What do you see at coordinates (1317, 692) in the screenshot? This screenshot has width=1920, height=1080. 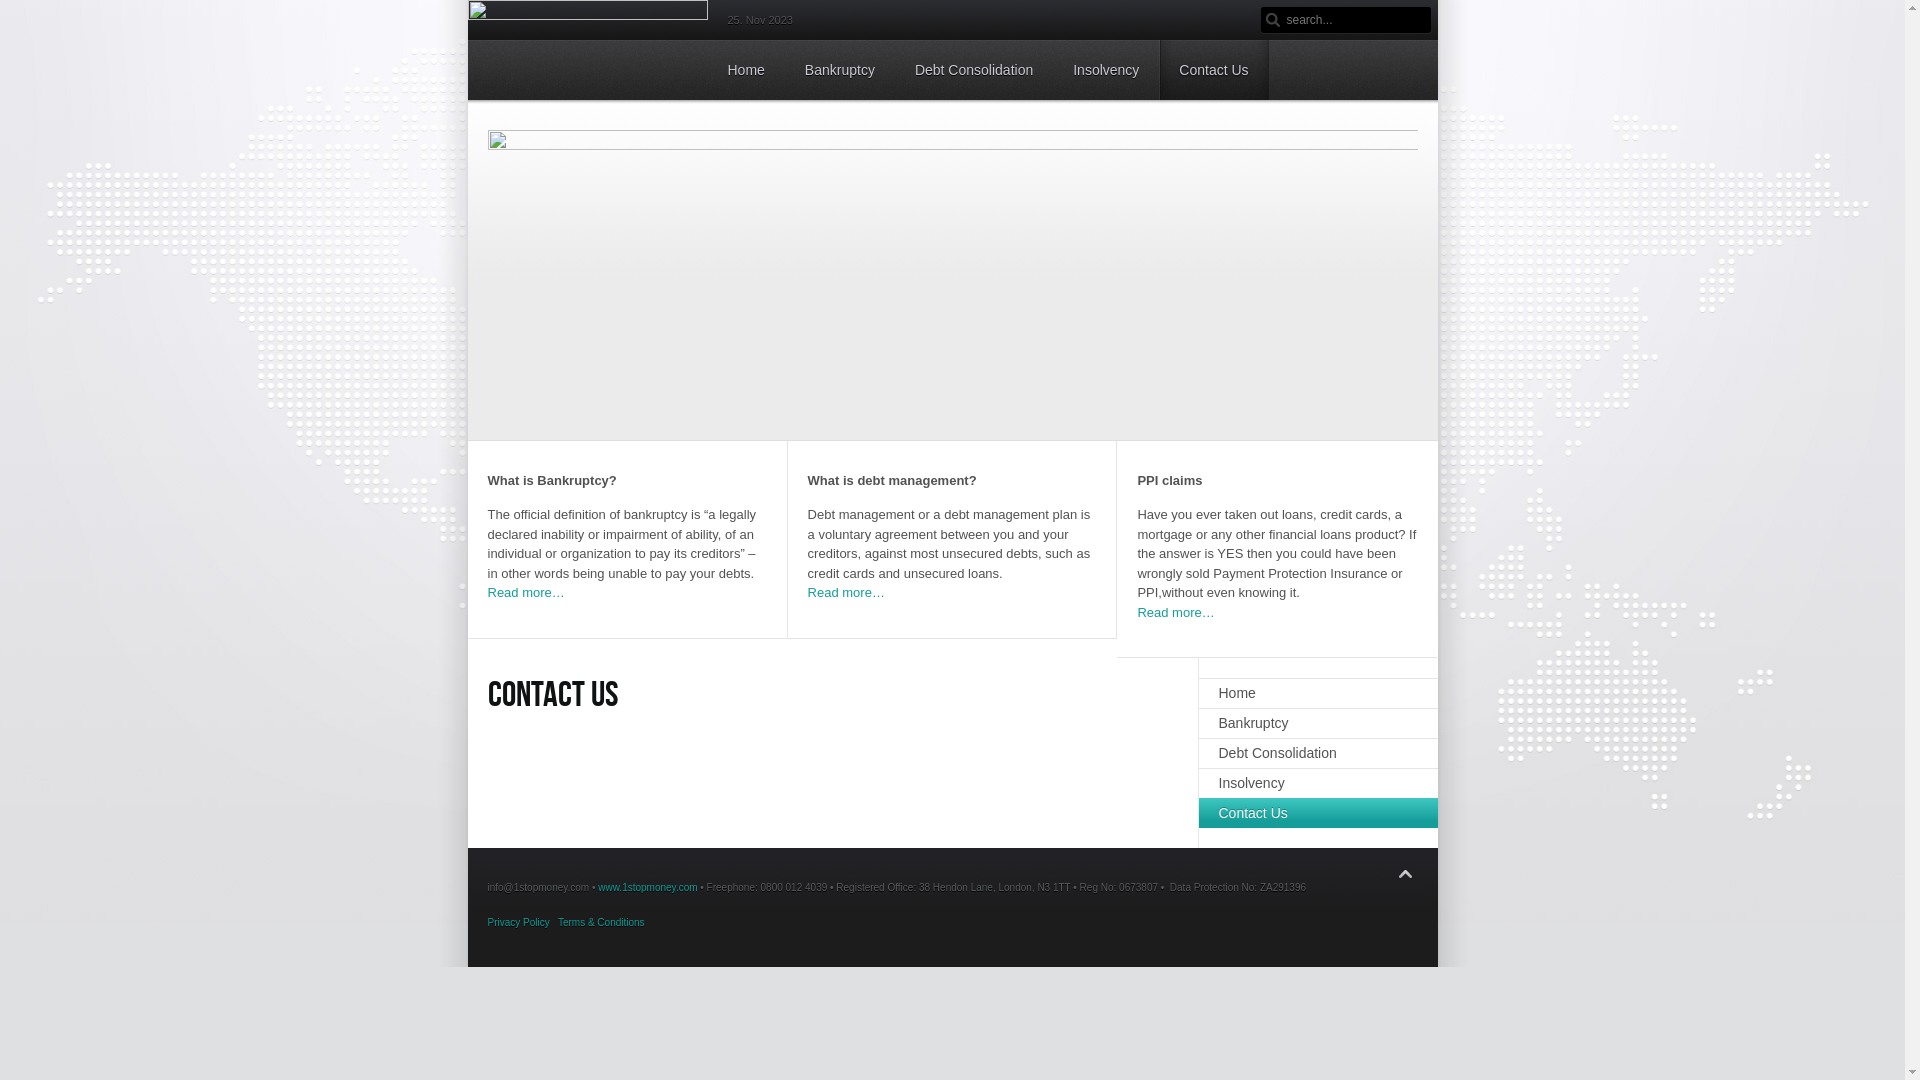 I see `'Home'` at bounding box center [1317, 692].